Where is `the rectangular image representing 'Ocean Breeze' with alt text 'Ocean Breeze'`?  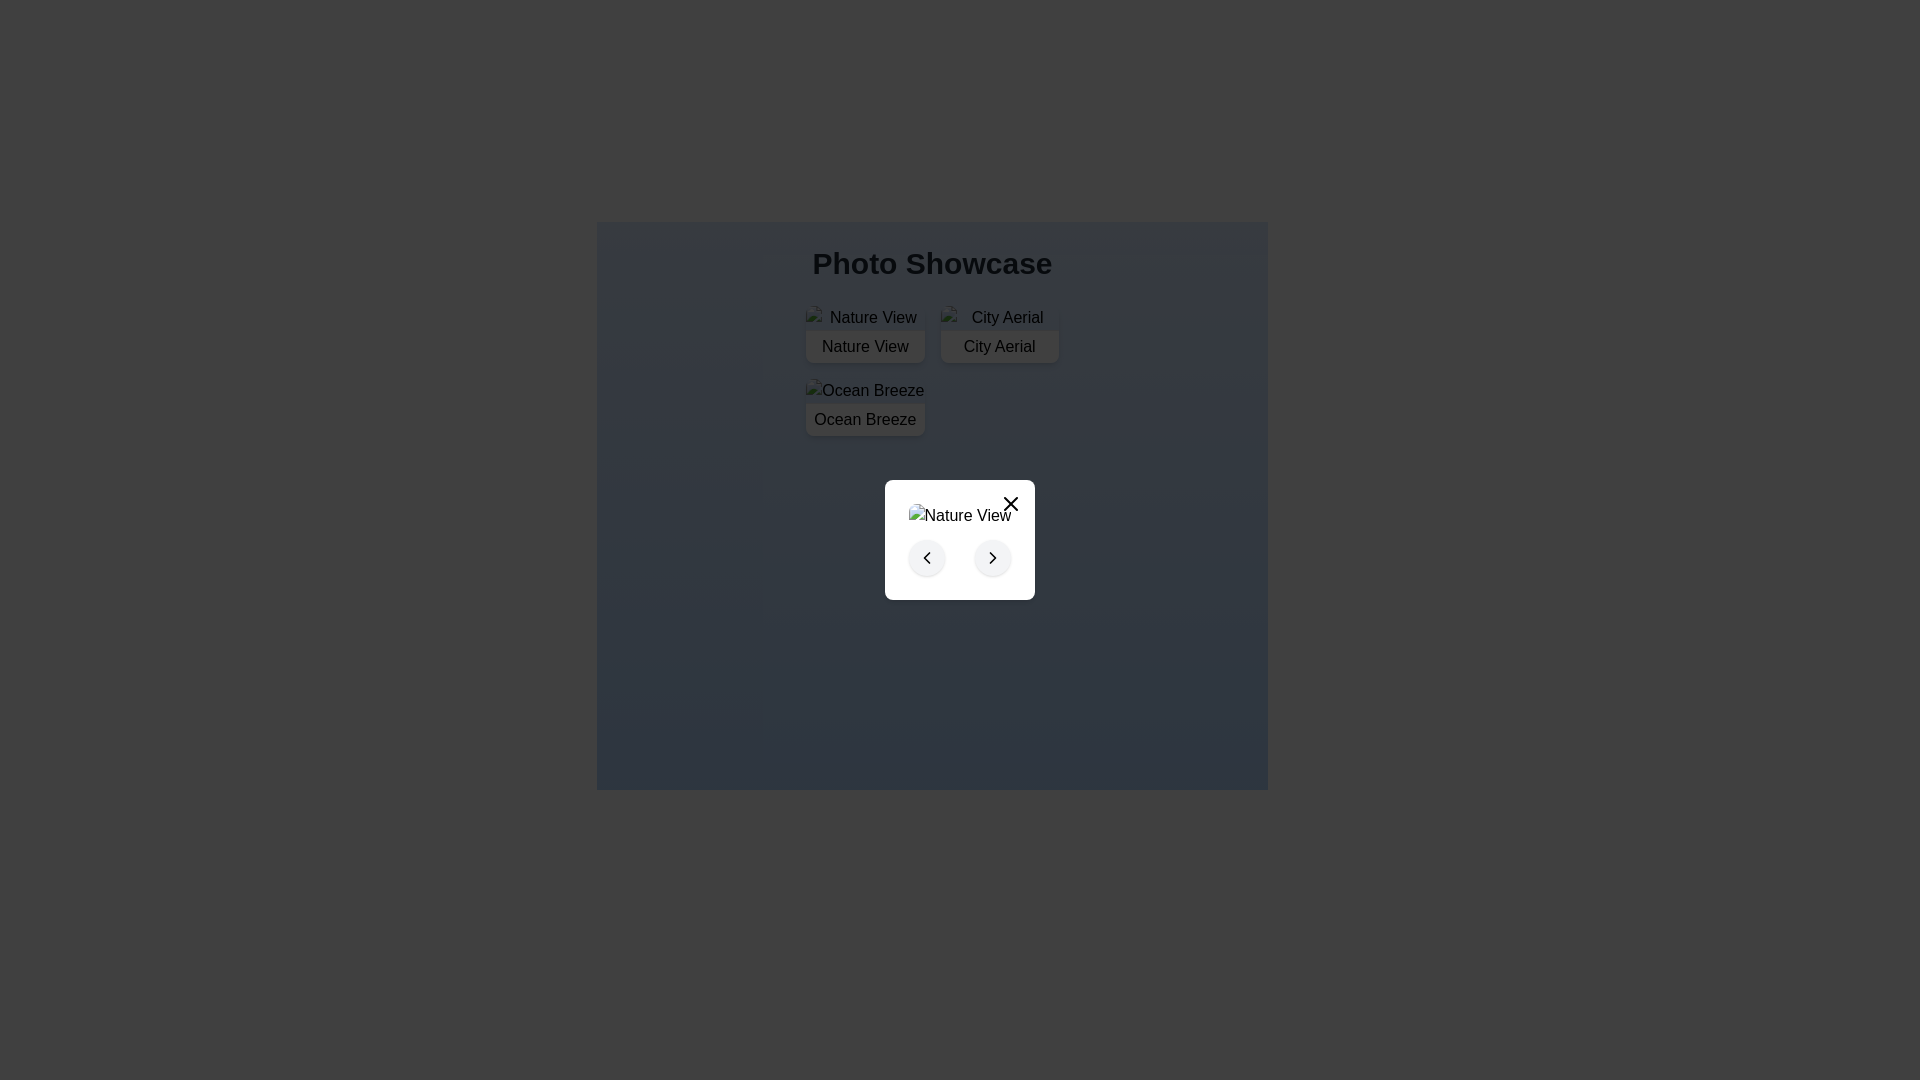
the rectangular image representing 'Ocean Breeze' with alt text 'Ocean Breeze' is located at coordinates (865, 390).